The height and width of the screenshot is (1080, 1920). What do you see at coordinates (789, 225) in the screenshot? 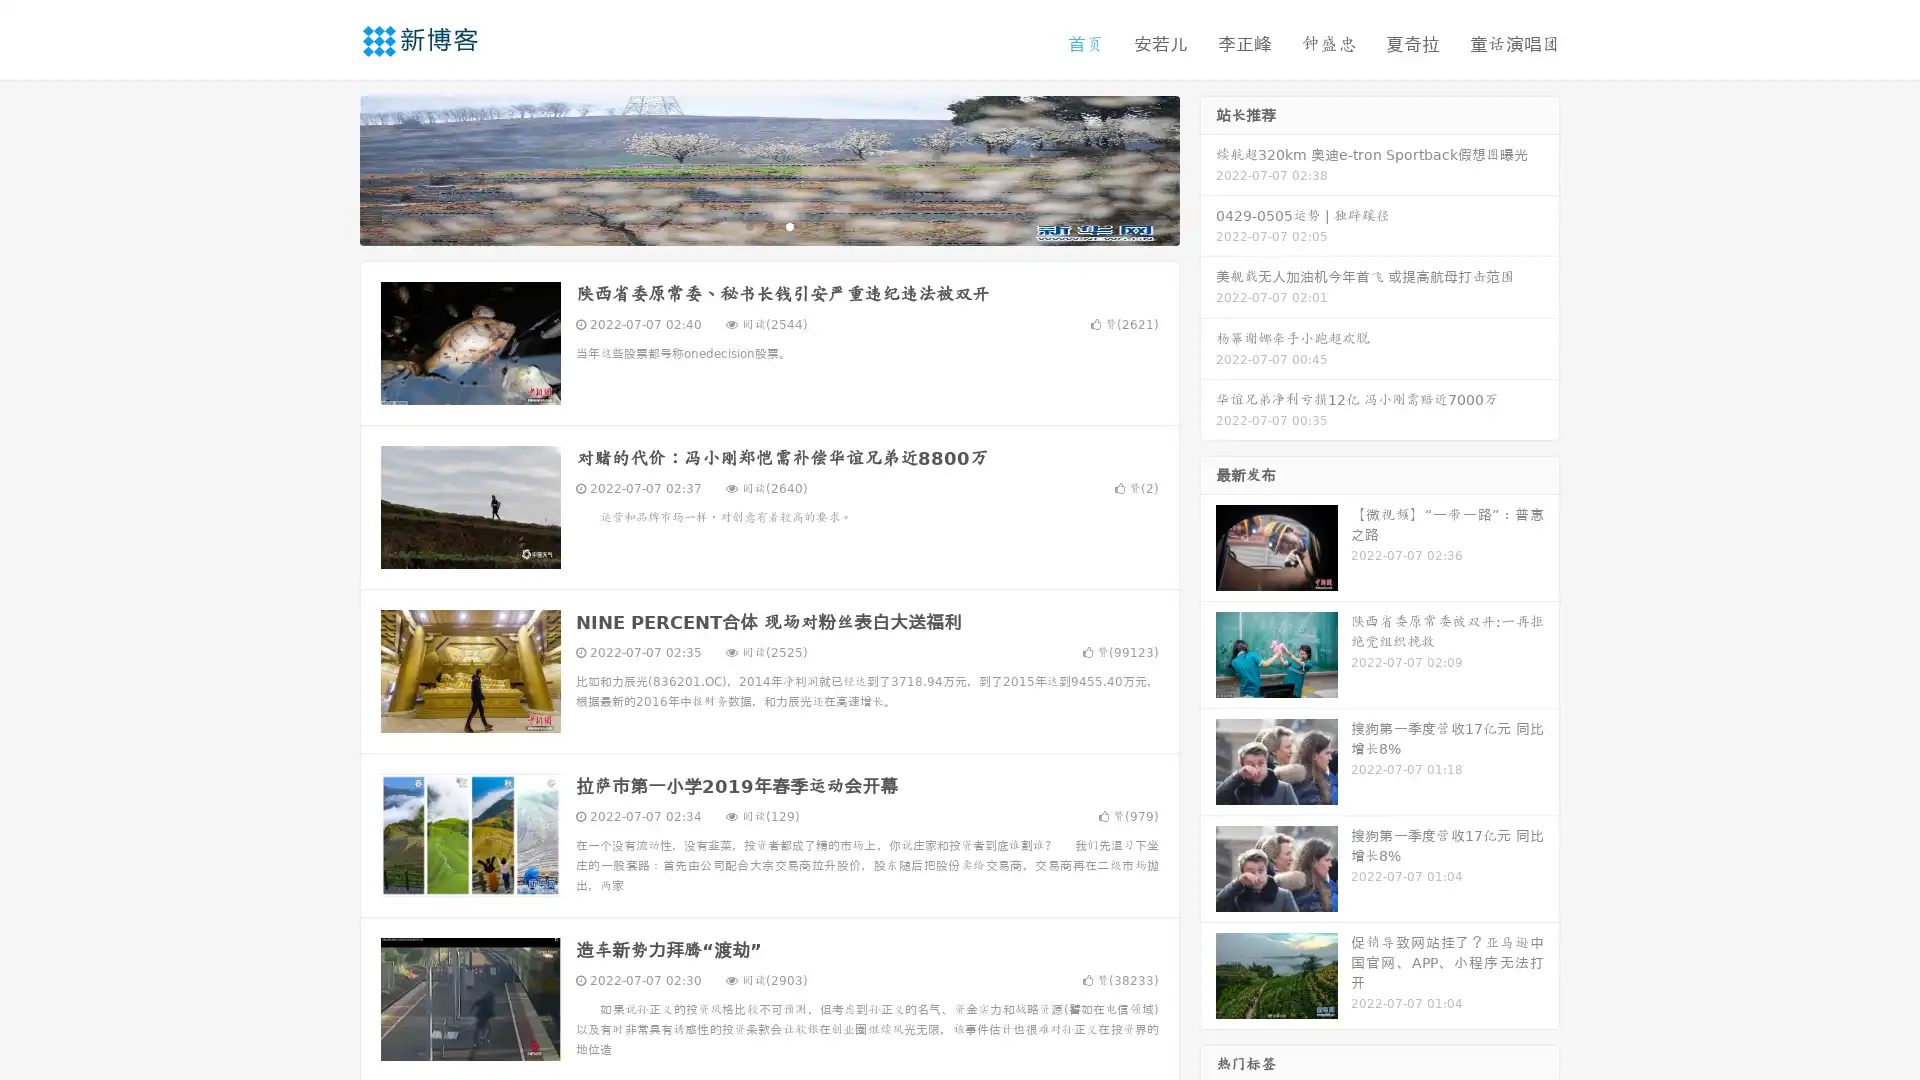
I see `Go to slide 3` at bounding box center [789, 225].